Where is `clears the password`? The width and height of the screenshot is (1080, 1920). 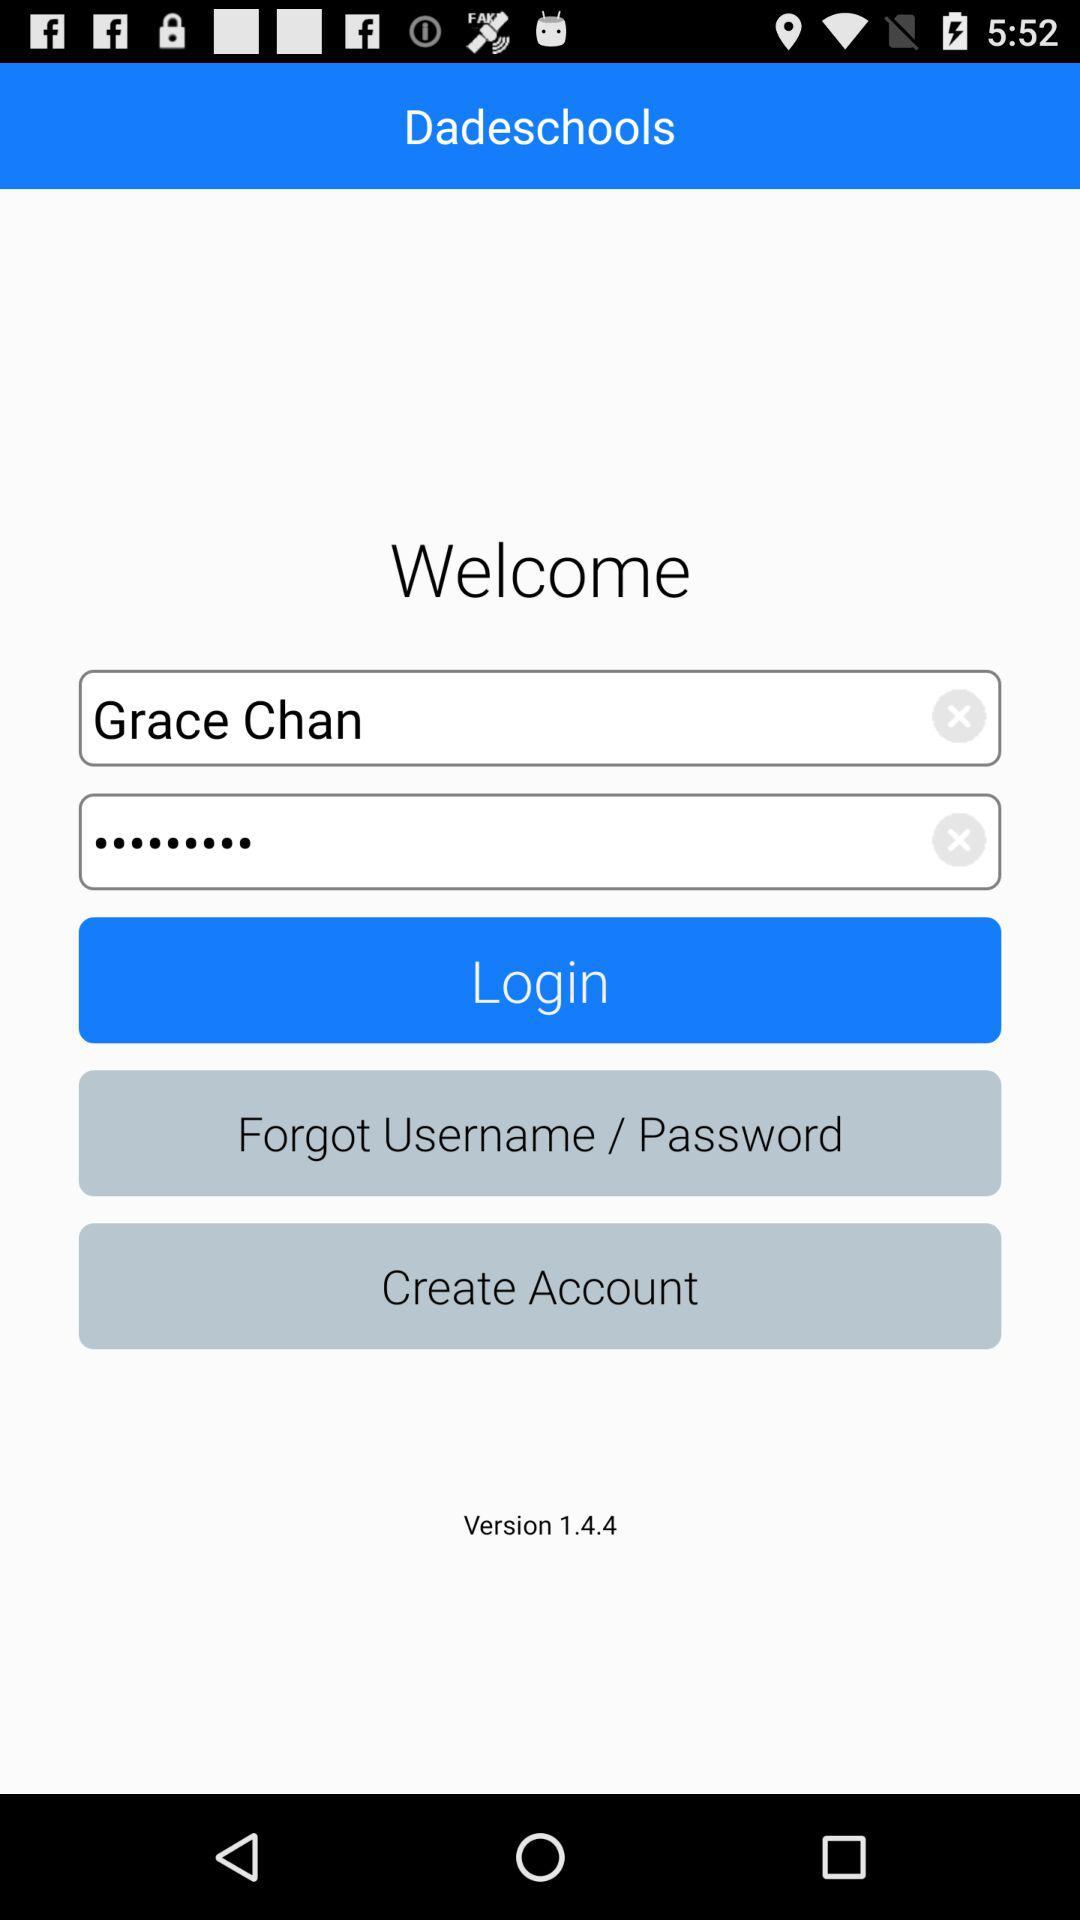
clears the password is located at coordinates (947, 841).